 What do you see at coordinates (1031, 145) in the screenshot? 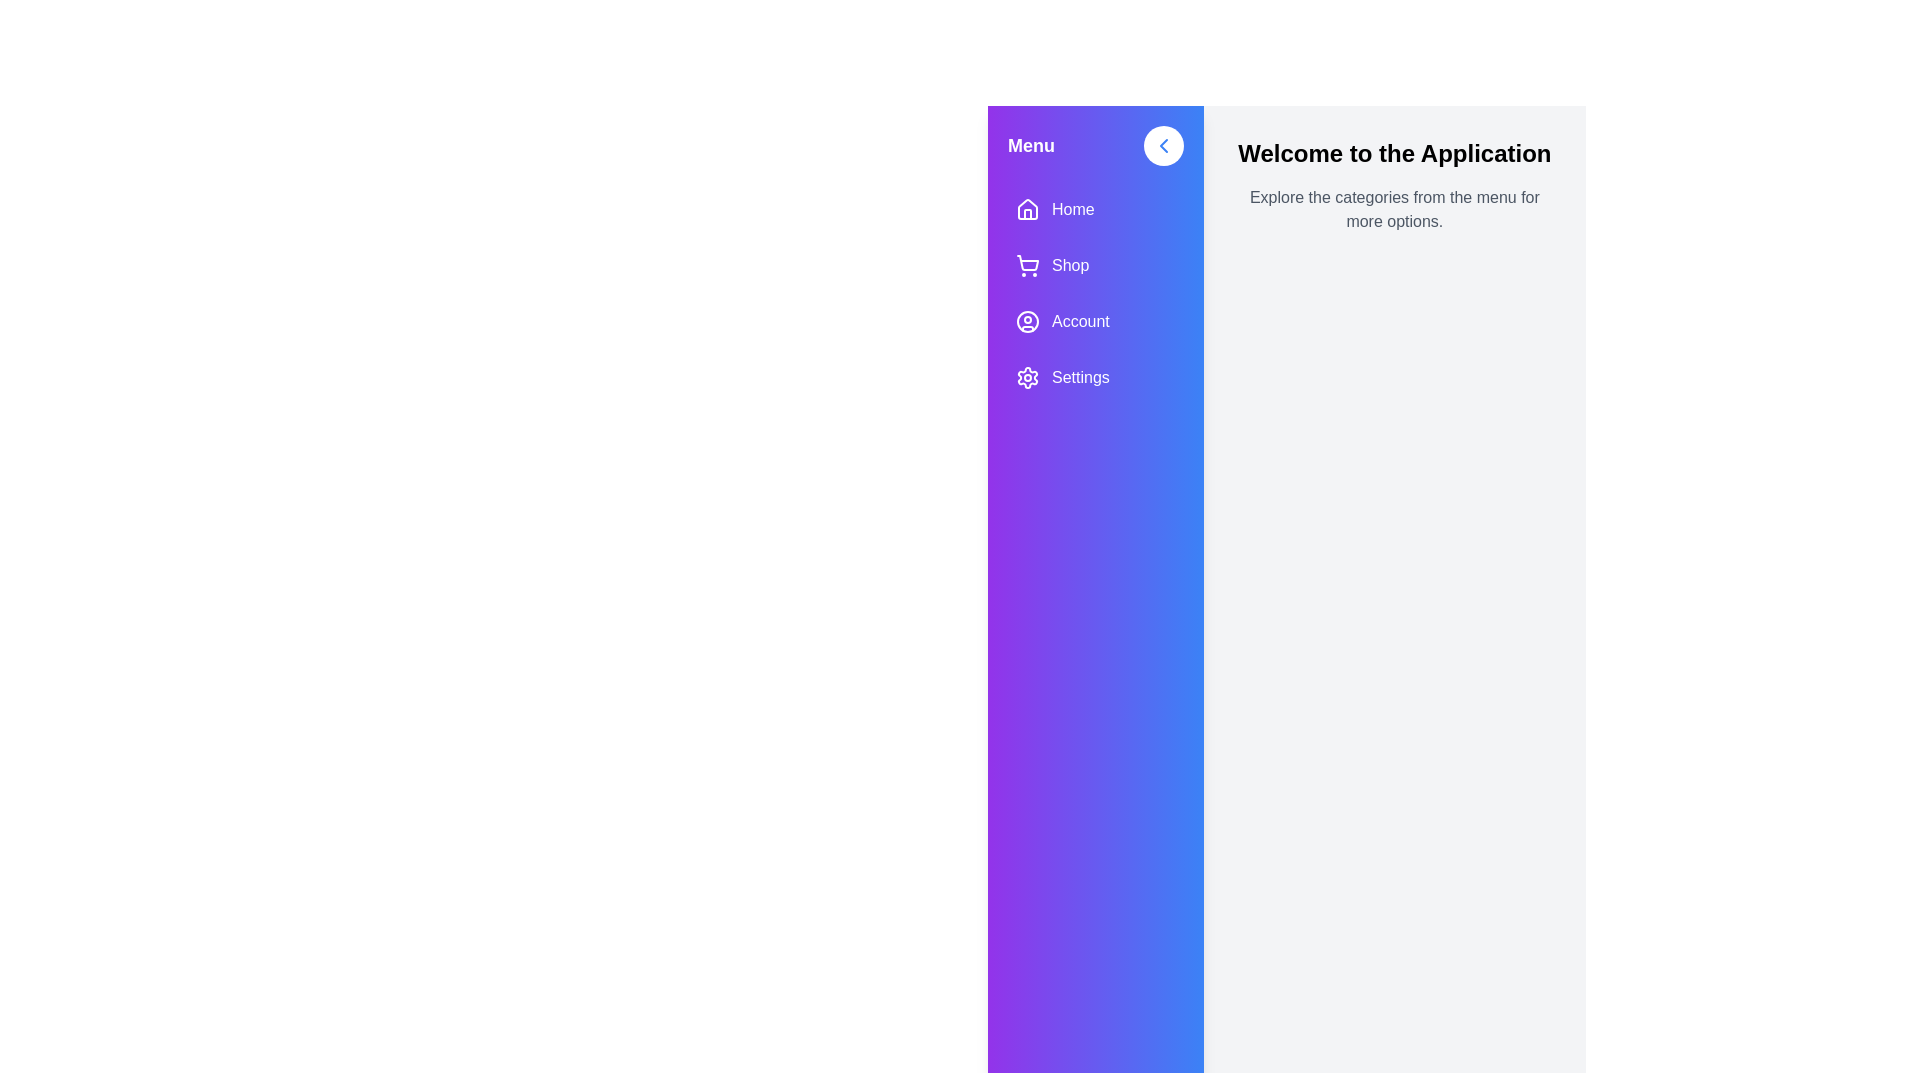
I see `the static text label at the top of the vertical navigation panel on the far left side of the application interface` at bounding box center [1031, 145].